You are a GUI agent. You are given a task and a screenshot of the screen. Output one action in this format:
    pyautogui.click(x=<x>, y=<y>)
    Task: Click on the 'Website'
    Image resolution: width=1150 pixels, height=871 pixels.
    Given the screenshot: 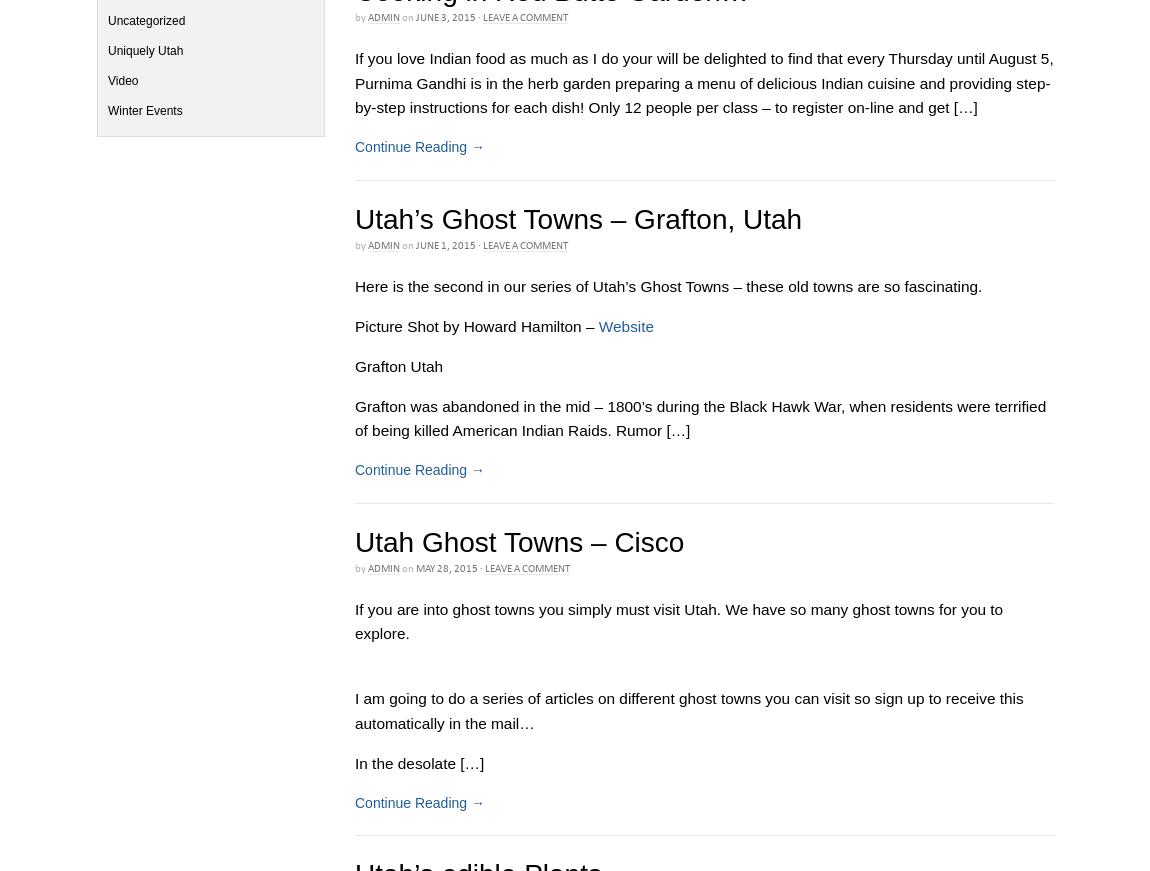 What is the action you would take?
    pyautogui.click(x=624, y=324)
    